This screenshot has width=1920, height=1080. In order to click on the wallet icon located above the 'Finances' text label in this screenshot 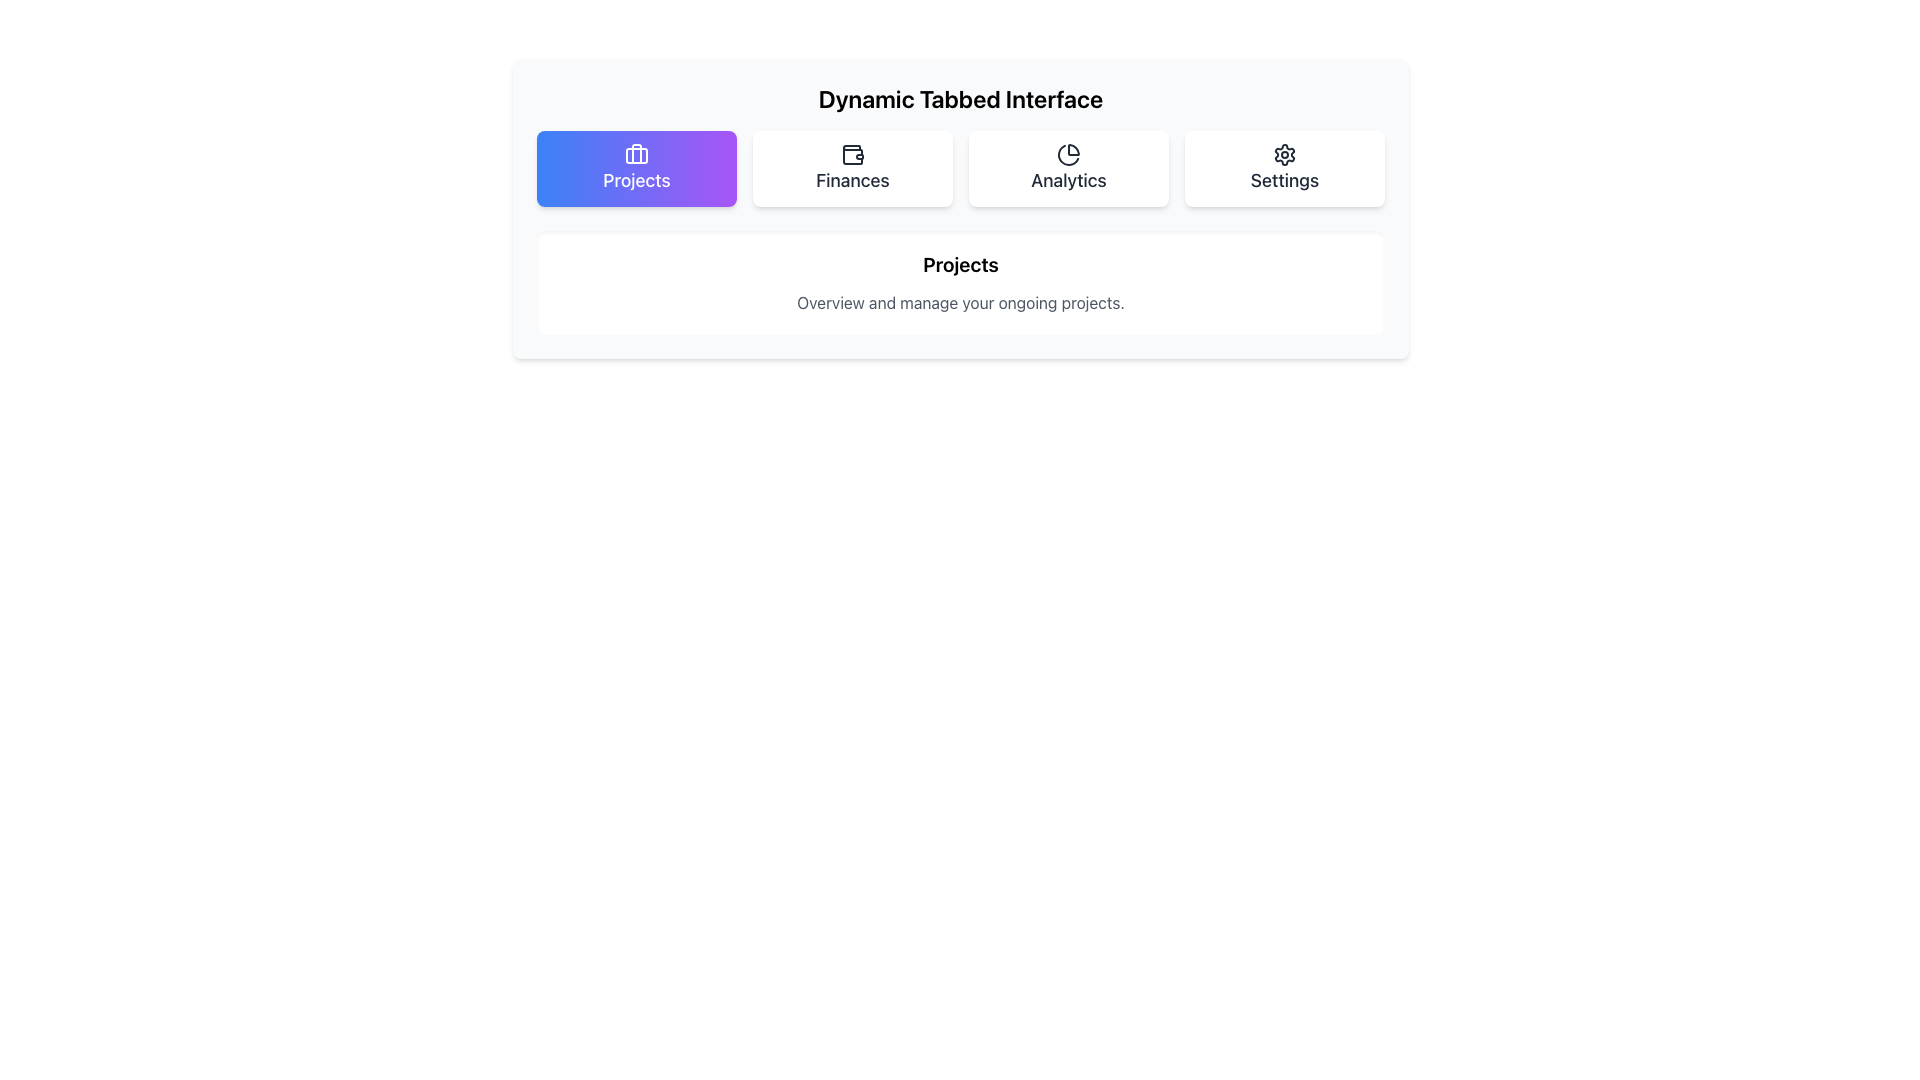, I will do `click(853, 153)`.